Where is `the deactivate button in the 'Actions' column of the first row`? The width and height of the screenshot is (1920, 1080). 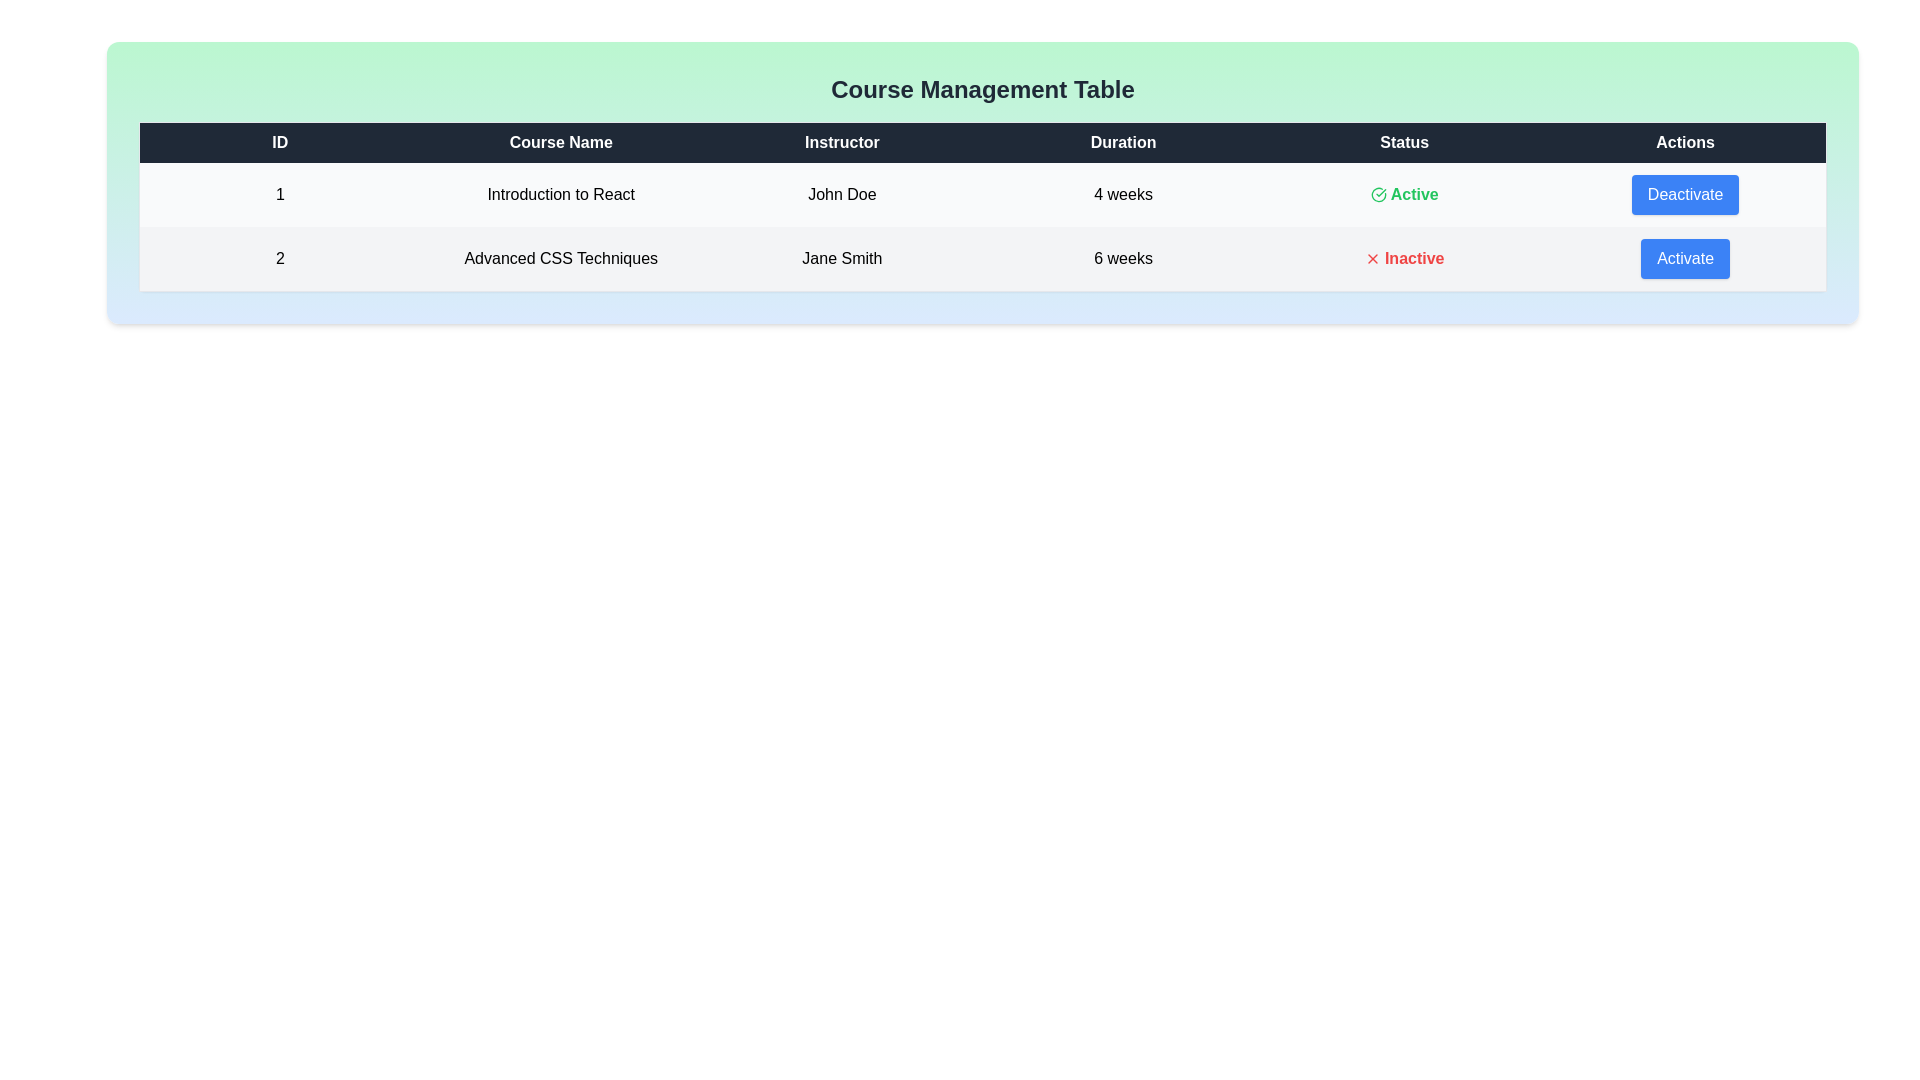
the deactivate button in the 'Actions' column of the first row is located at coordinates (1684, 195).